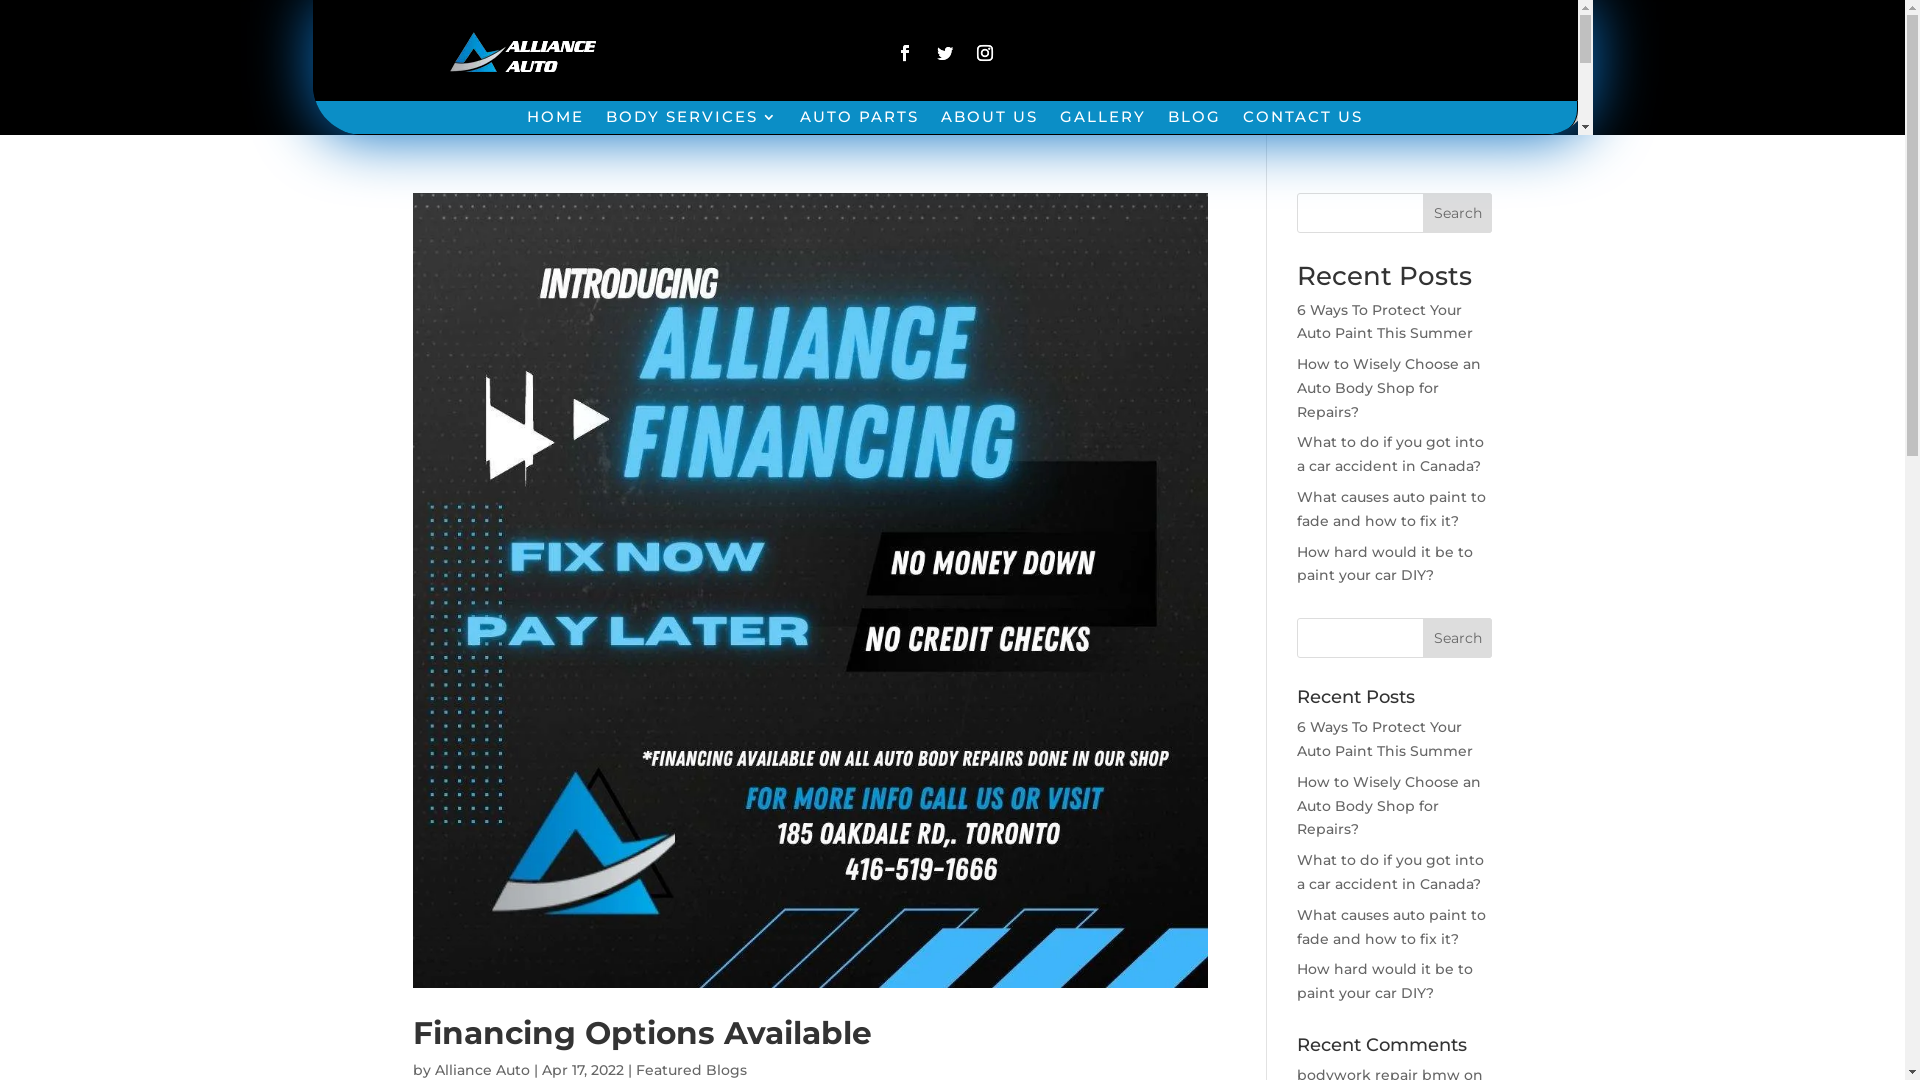  What do you see at coordinates (641, 1033) in the screenshot?
I see `'Financing Options Available'` at bounding box center [641, 1033].